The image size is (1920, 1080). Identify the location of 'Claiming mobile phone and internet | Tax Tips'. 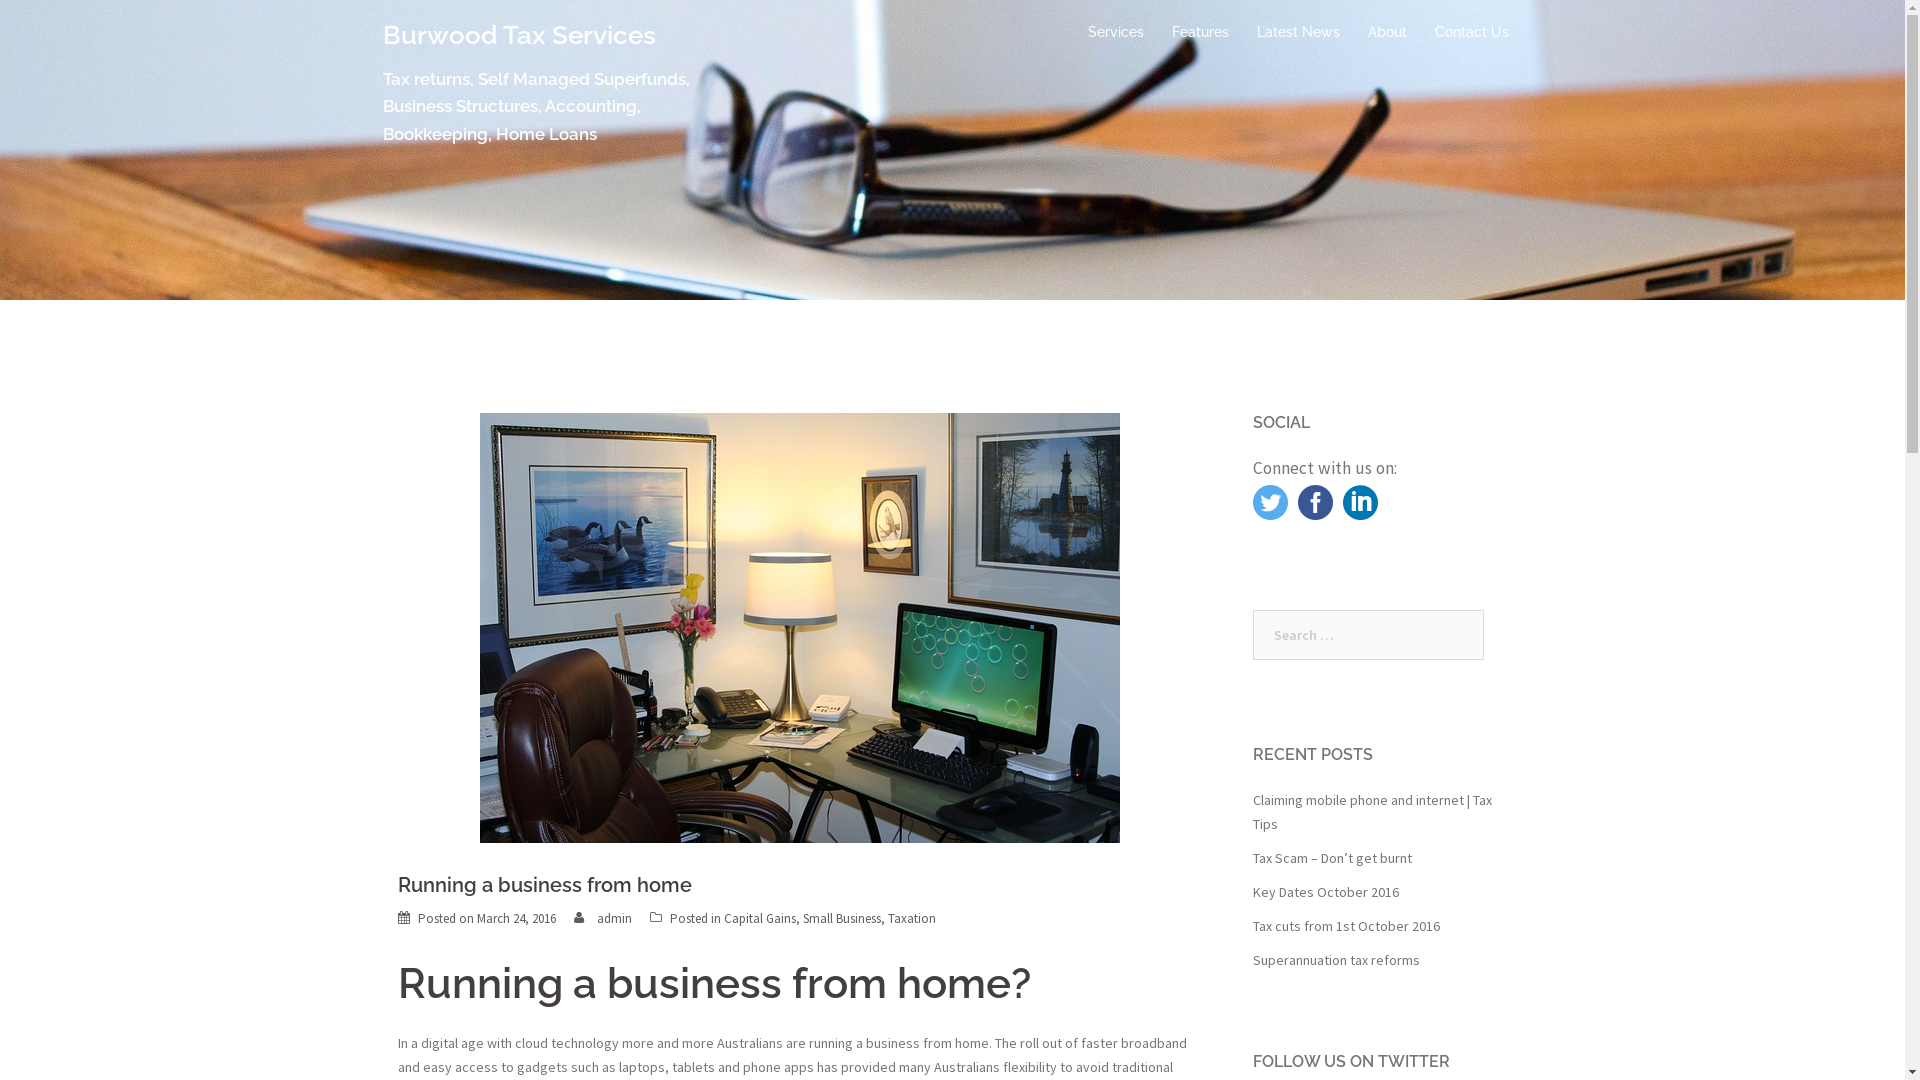
(1370, 812).